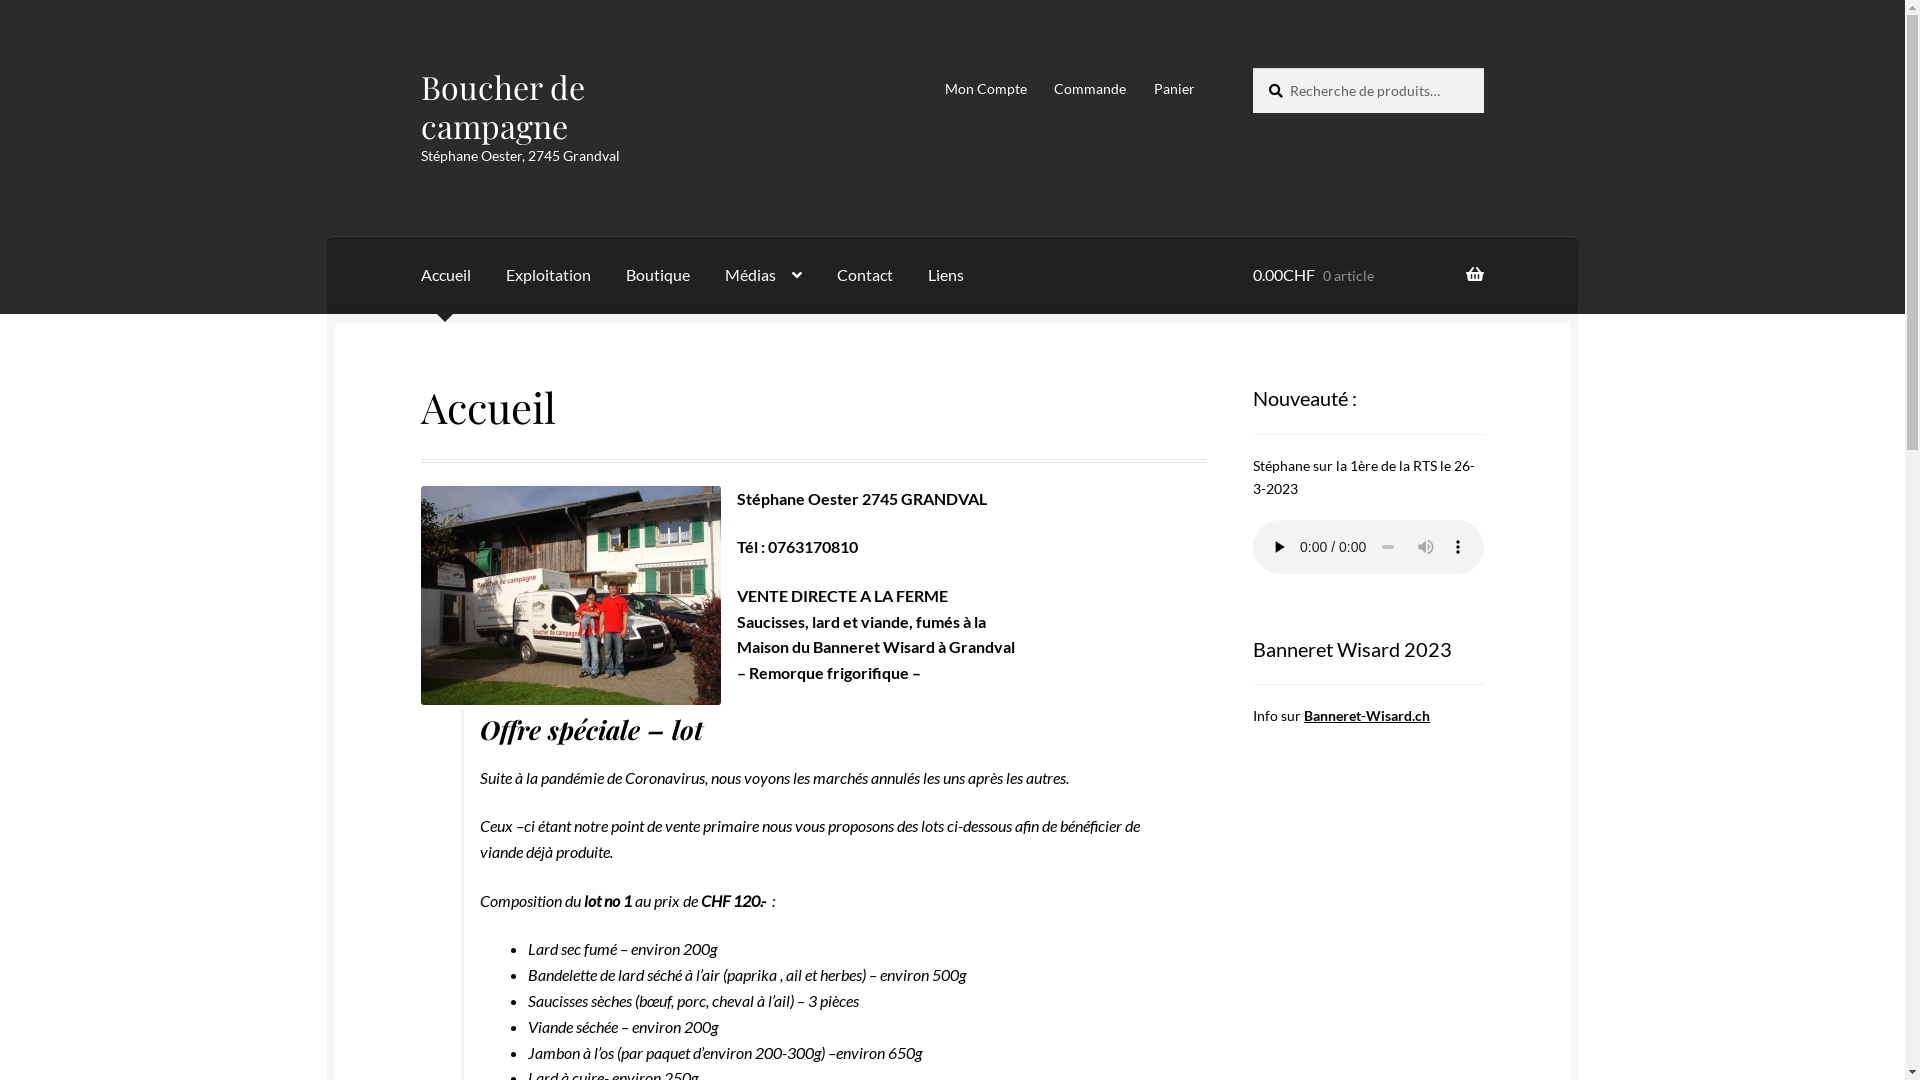 Image resolution: width=1920 pixels, height=1080 pixels. What do you see at coordinates (1366, 714) in the screenshot?
I see `'Banneret-Wisard.ch'` at bounding box center [1366, 714].